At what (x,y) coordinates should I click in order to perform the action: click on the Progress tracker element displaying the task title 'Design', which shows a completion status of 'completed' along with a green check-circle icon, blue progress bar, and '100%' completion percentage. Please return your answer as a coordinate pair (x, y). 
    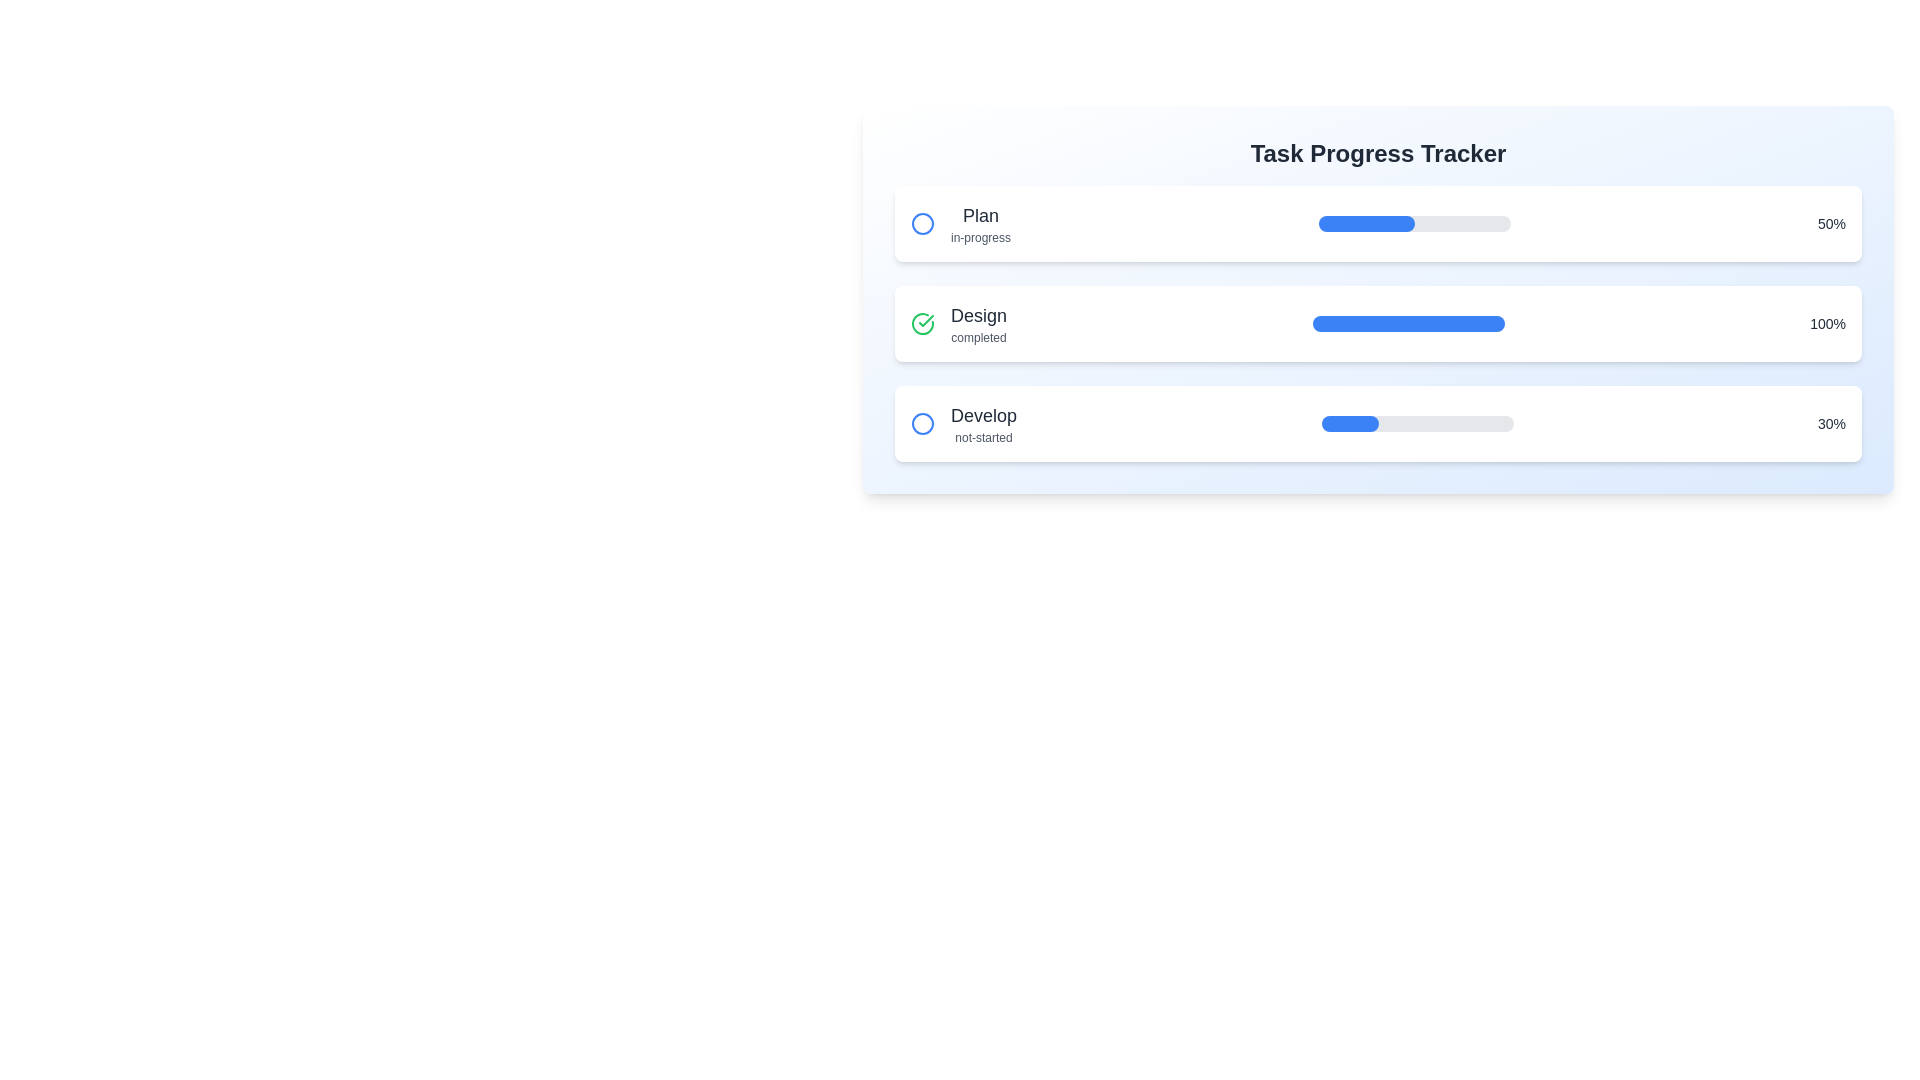
    Looking at the image, I should click on (1377, 323).